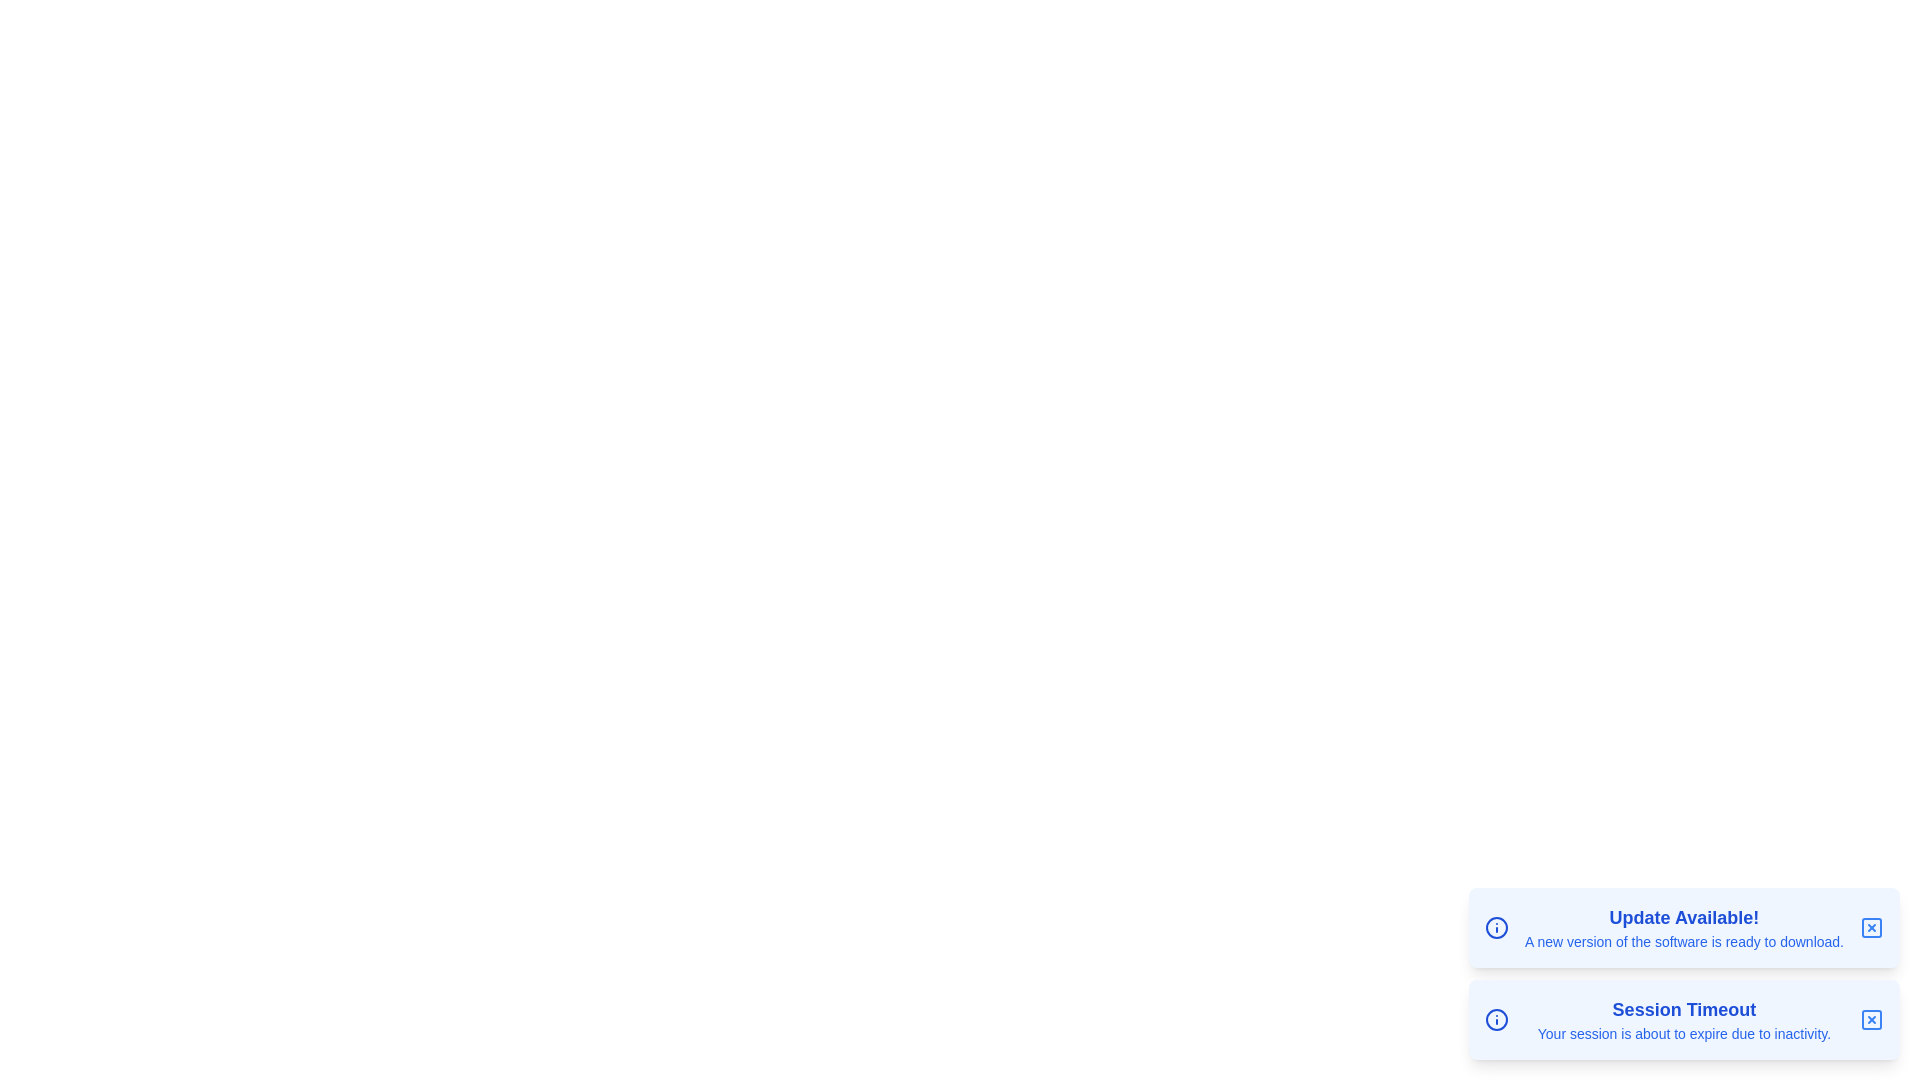 The height and width of the screenshot is (1080, 1920). Describe the element at coordinates (1496, 928) in the screenshot. I see `the information icon to understand its purpose` at that location.